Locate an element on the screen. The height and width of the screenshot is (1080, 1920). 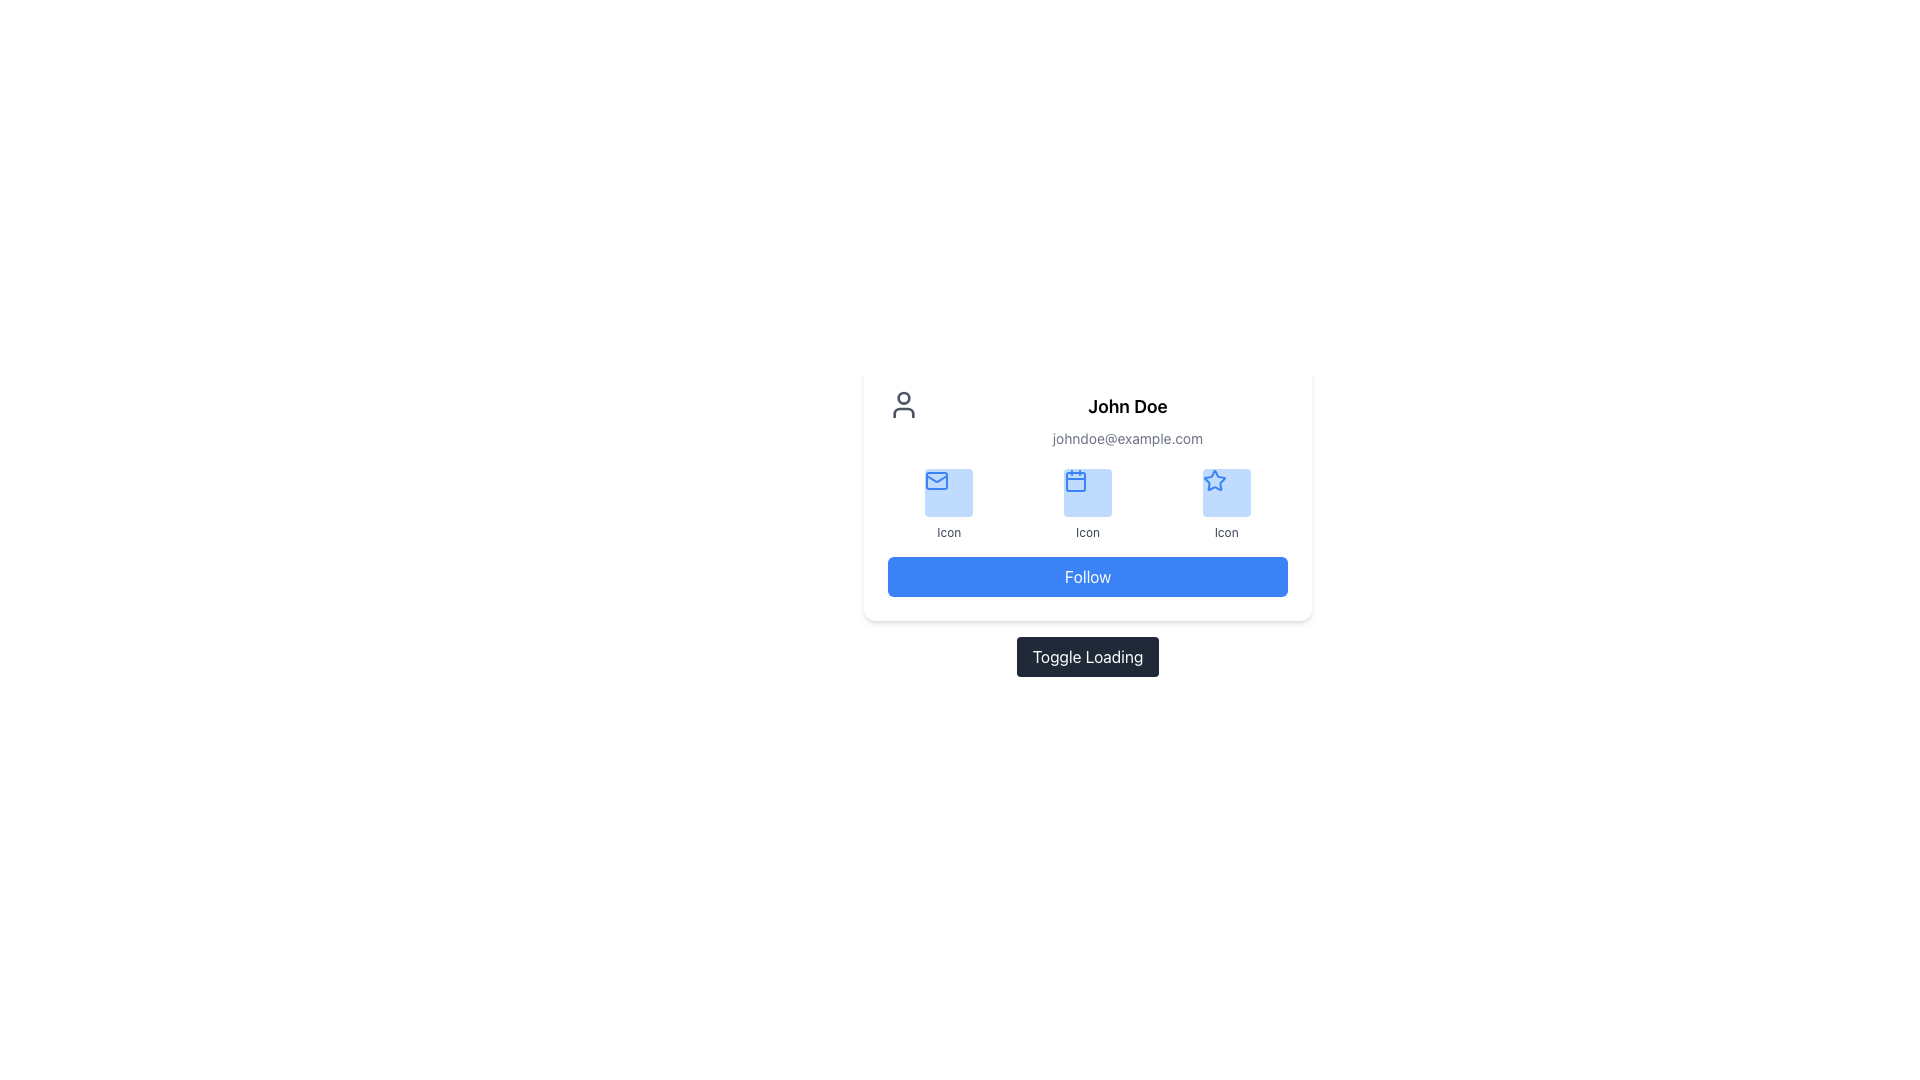
the text block displaying the user's name and email address, which is located to the right of the avatar in the user profile layout is located at coordinates (1128, 419).